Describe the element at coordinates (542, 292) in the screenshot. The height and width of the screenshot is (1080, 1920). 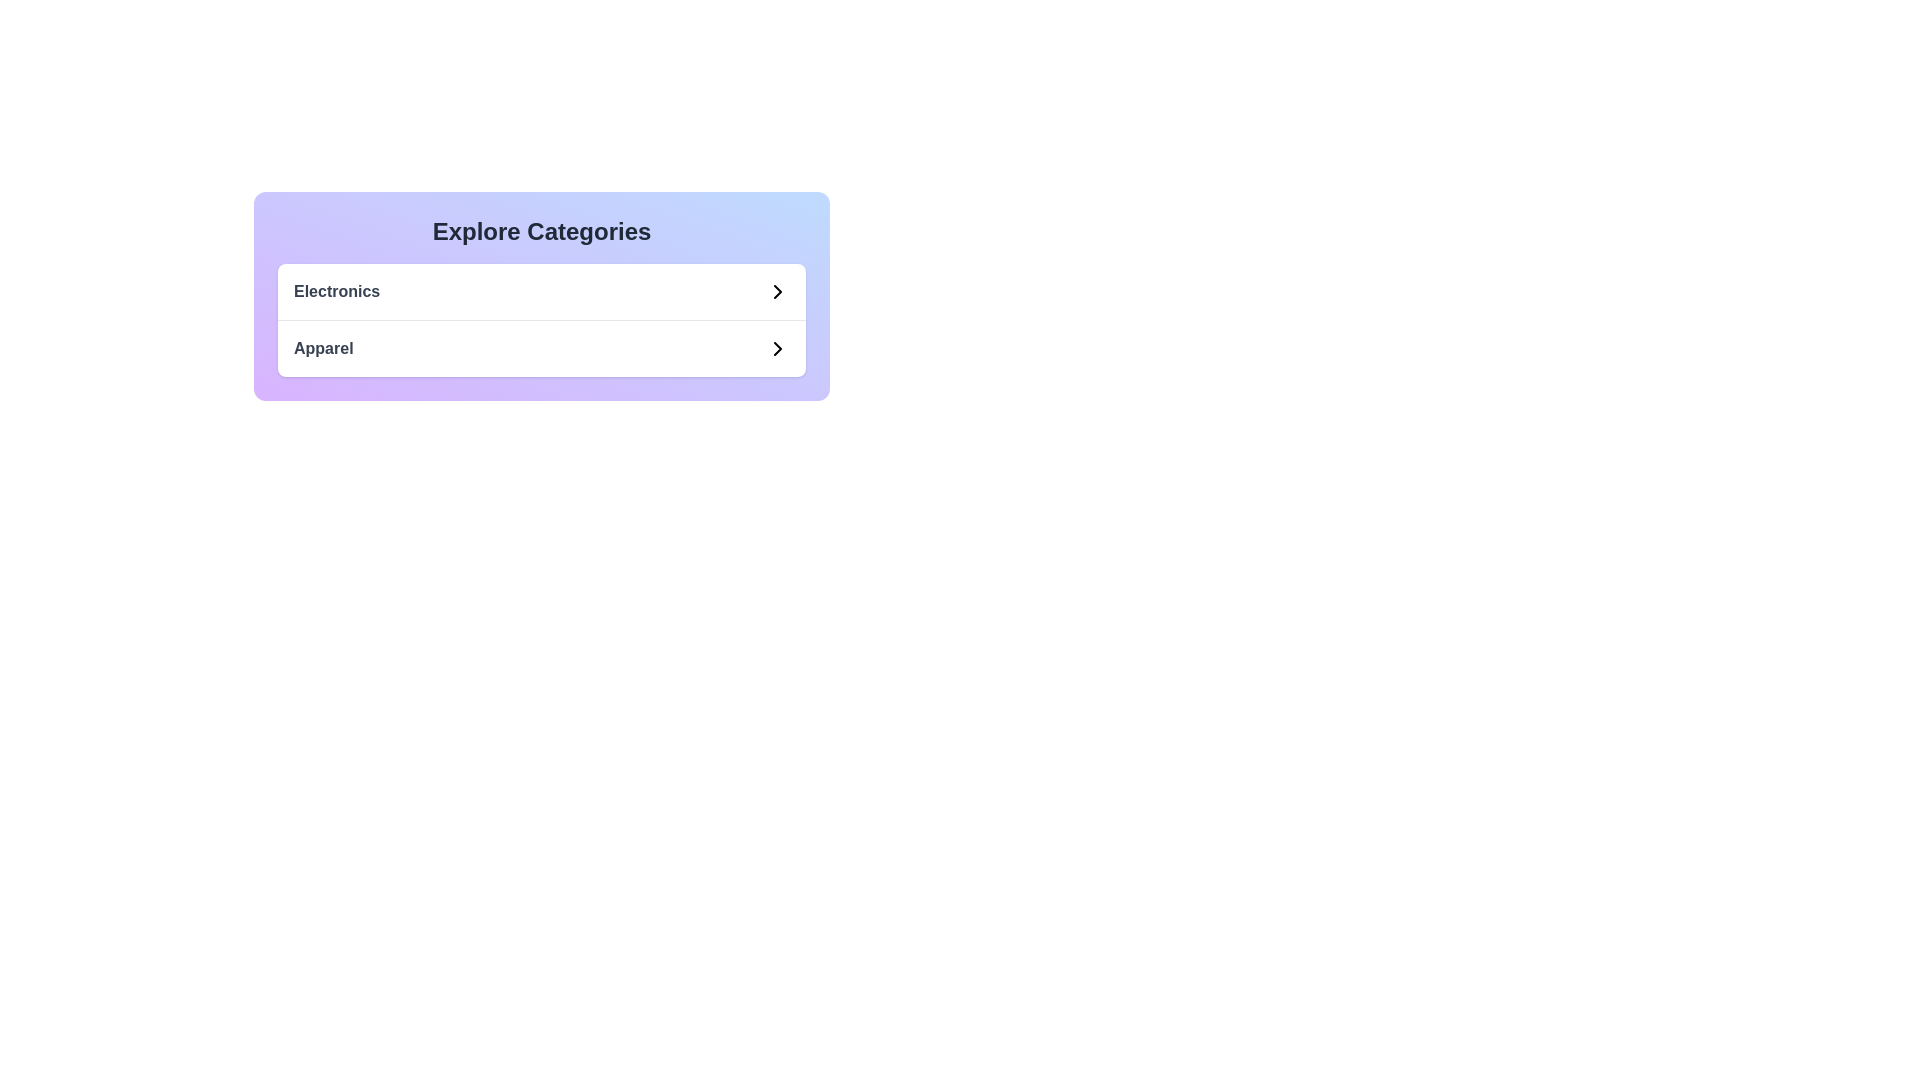
I see `the 'Electronics' category item in the list under 'Explore Categories'` at that location.